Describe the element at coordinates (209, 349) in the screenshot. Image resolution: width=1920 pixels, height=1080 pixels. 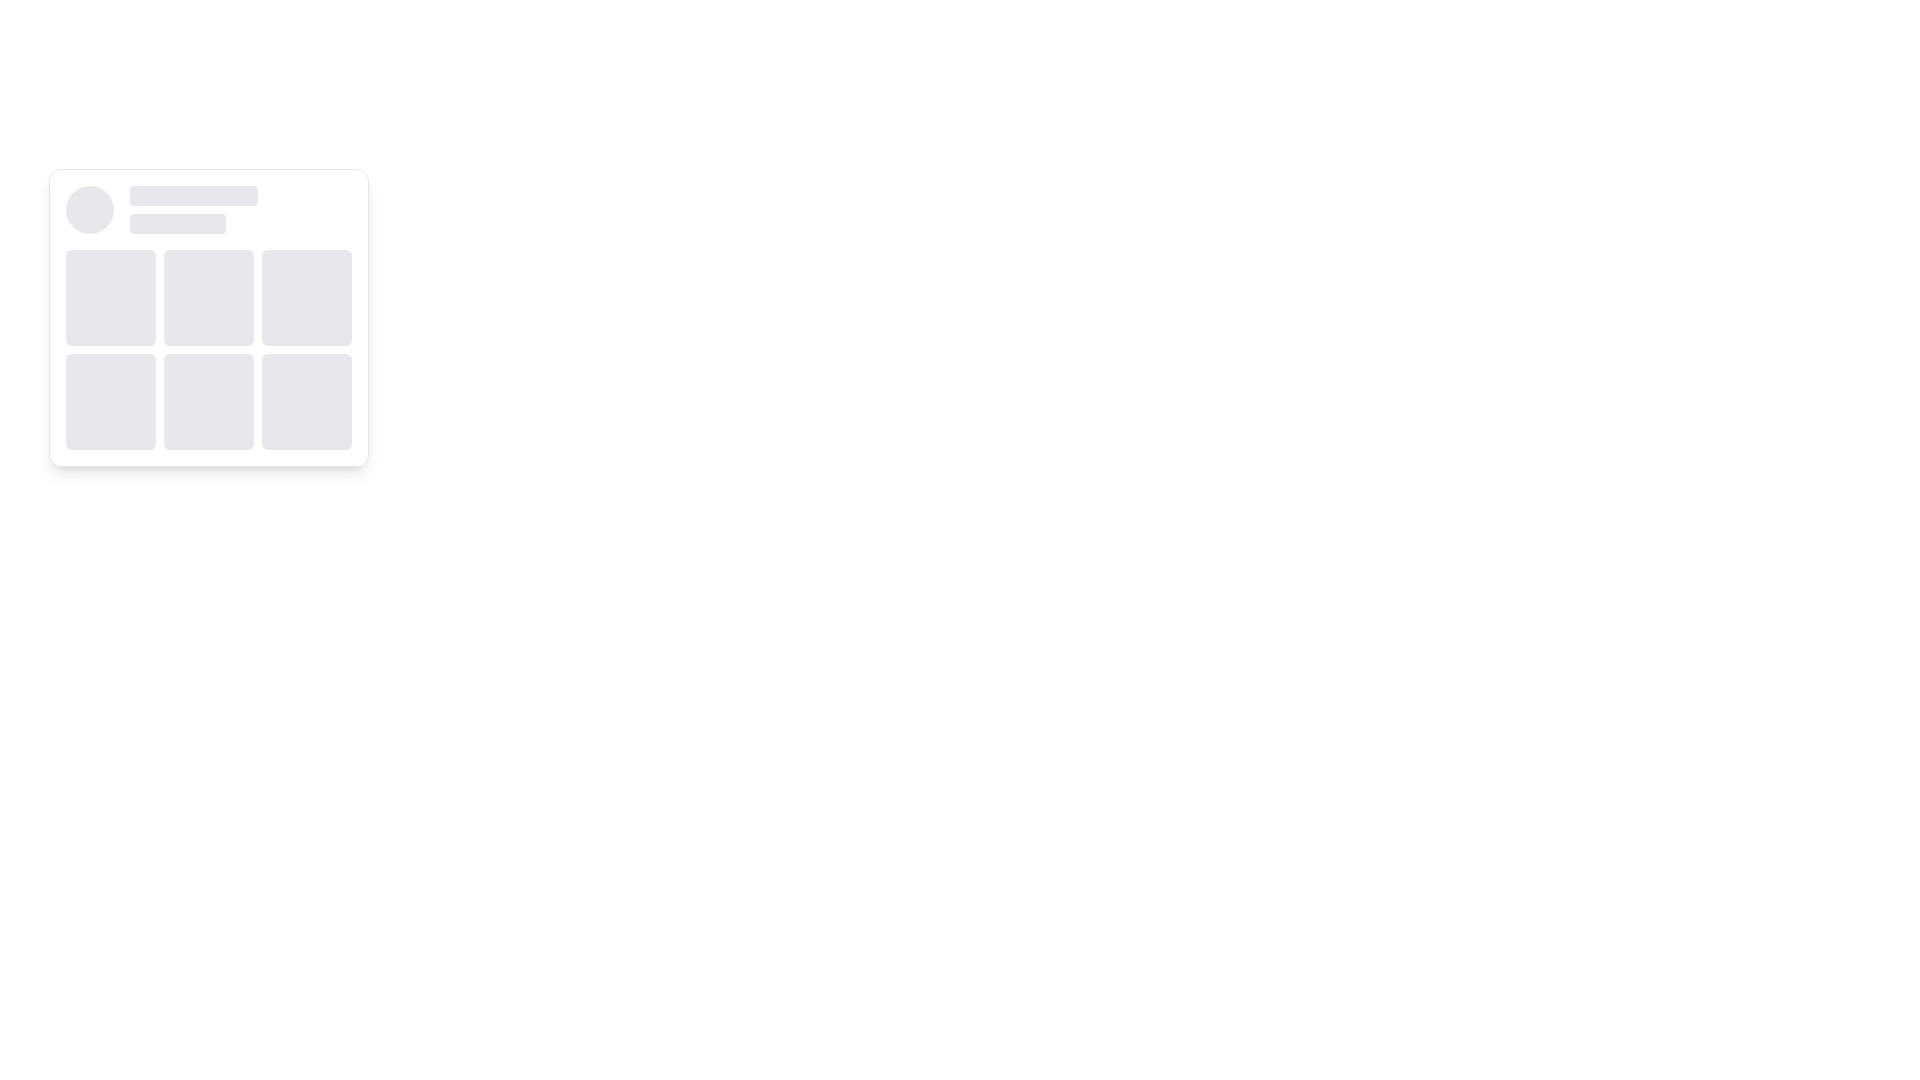
I see `the central grid layout component that serves as a loading or visual placeholder for content, which is situated within a bordered, rounded rectangular card` at that location.